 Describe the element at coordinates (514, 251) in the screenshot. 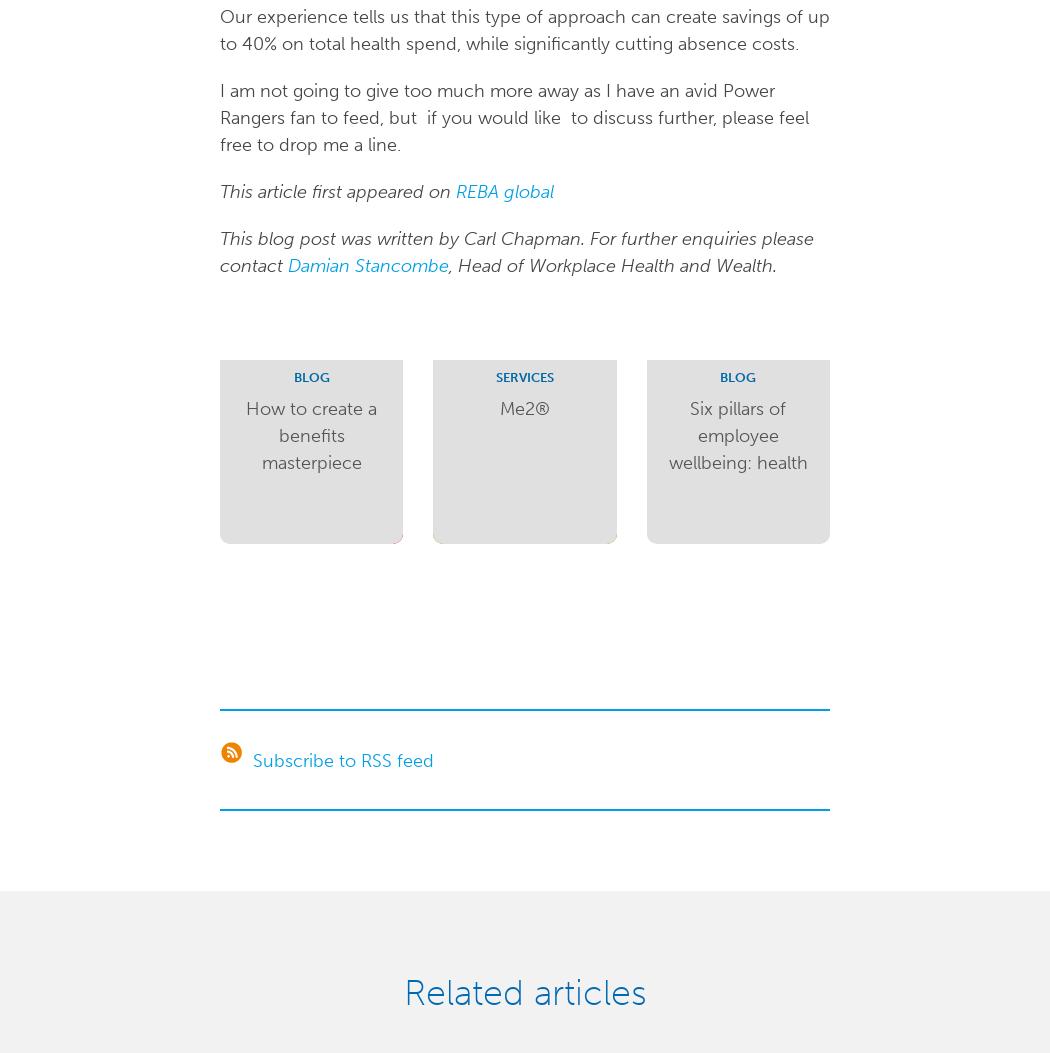

I see `'This blog post was written by Carl Chapman. For further enquiries please contact'` at that location.